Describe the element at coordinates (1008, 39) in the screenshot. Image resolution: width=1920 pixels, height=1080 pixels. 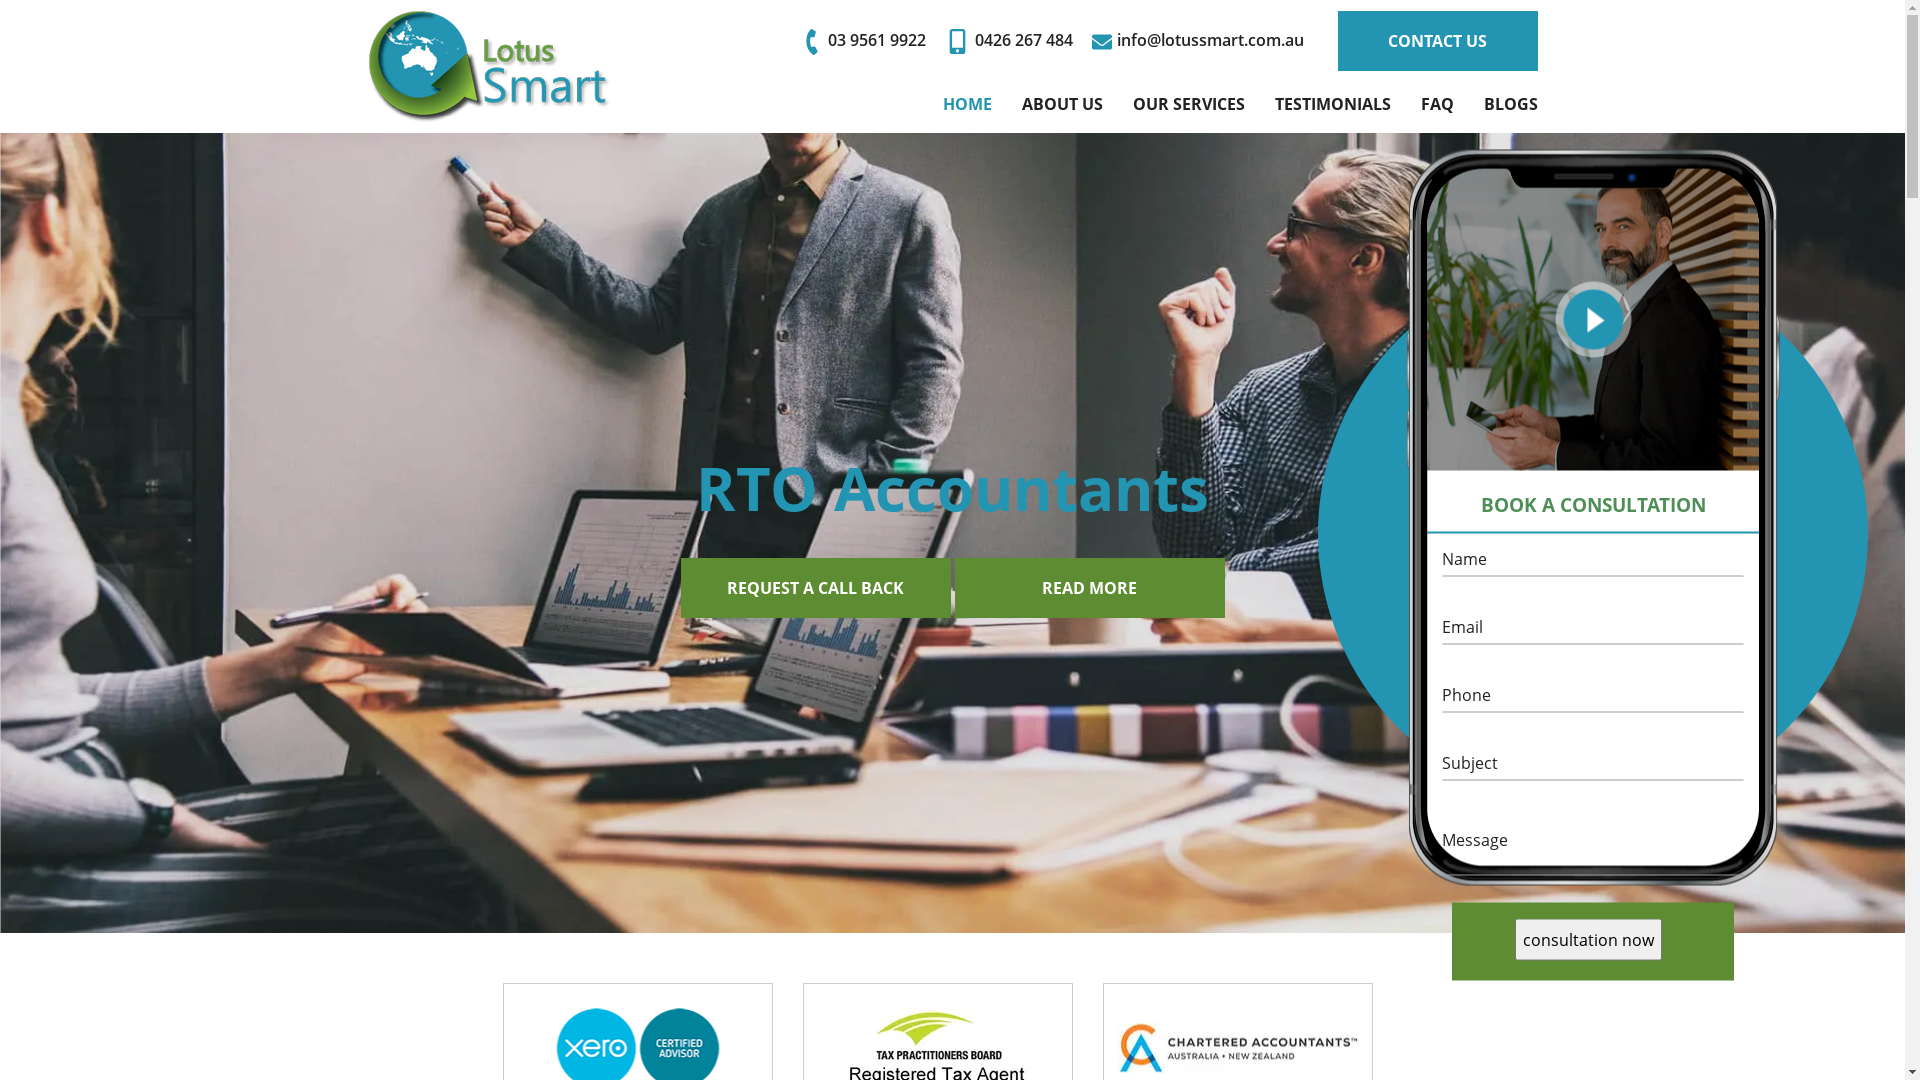
I see `'0426 267 484'` at that location.